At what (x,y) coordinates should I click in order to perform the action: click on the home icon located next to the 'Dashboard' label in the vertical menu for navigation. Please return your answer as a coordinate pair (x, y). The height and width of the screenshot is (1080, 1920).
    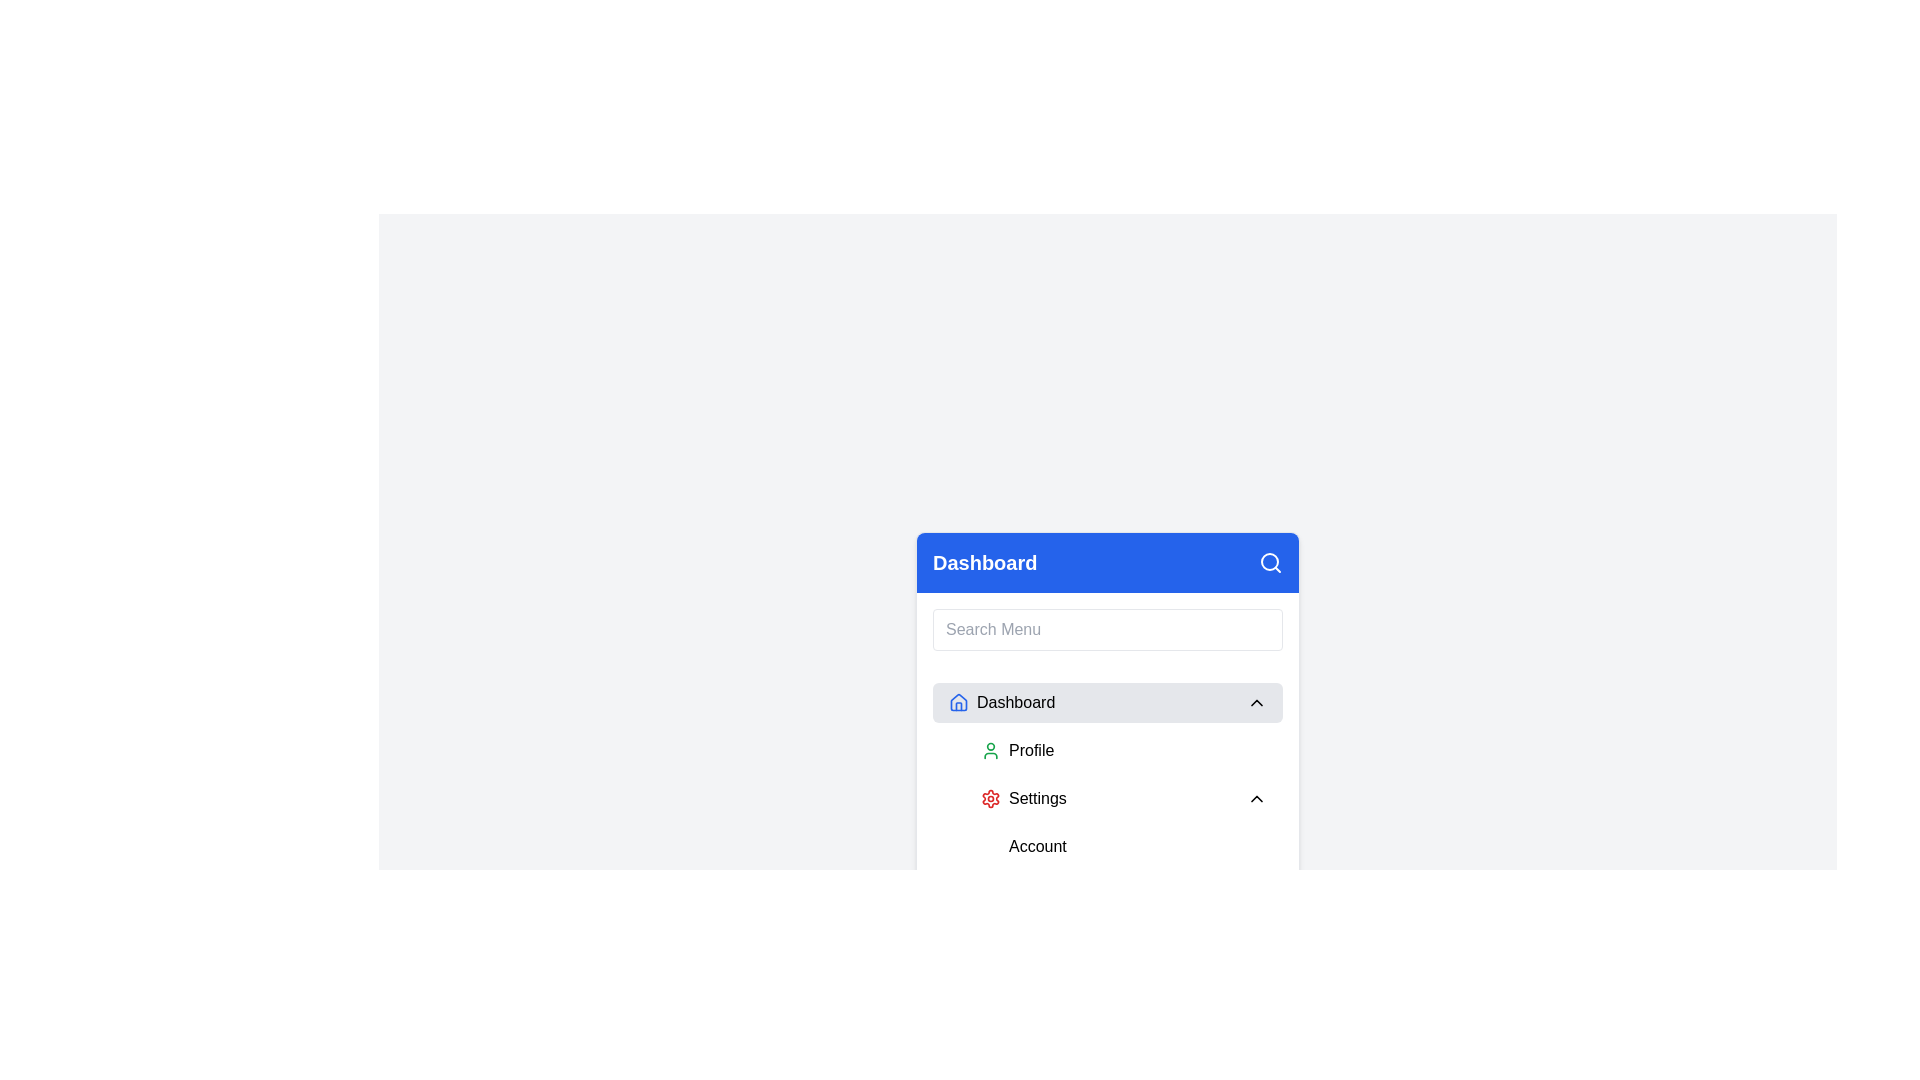
    Looking at the image, I should click on (958, 701).